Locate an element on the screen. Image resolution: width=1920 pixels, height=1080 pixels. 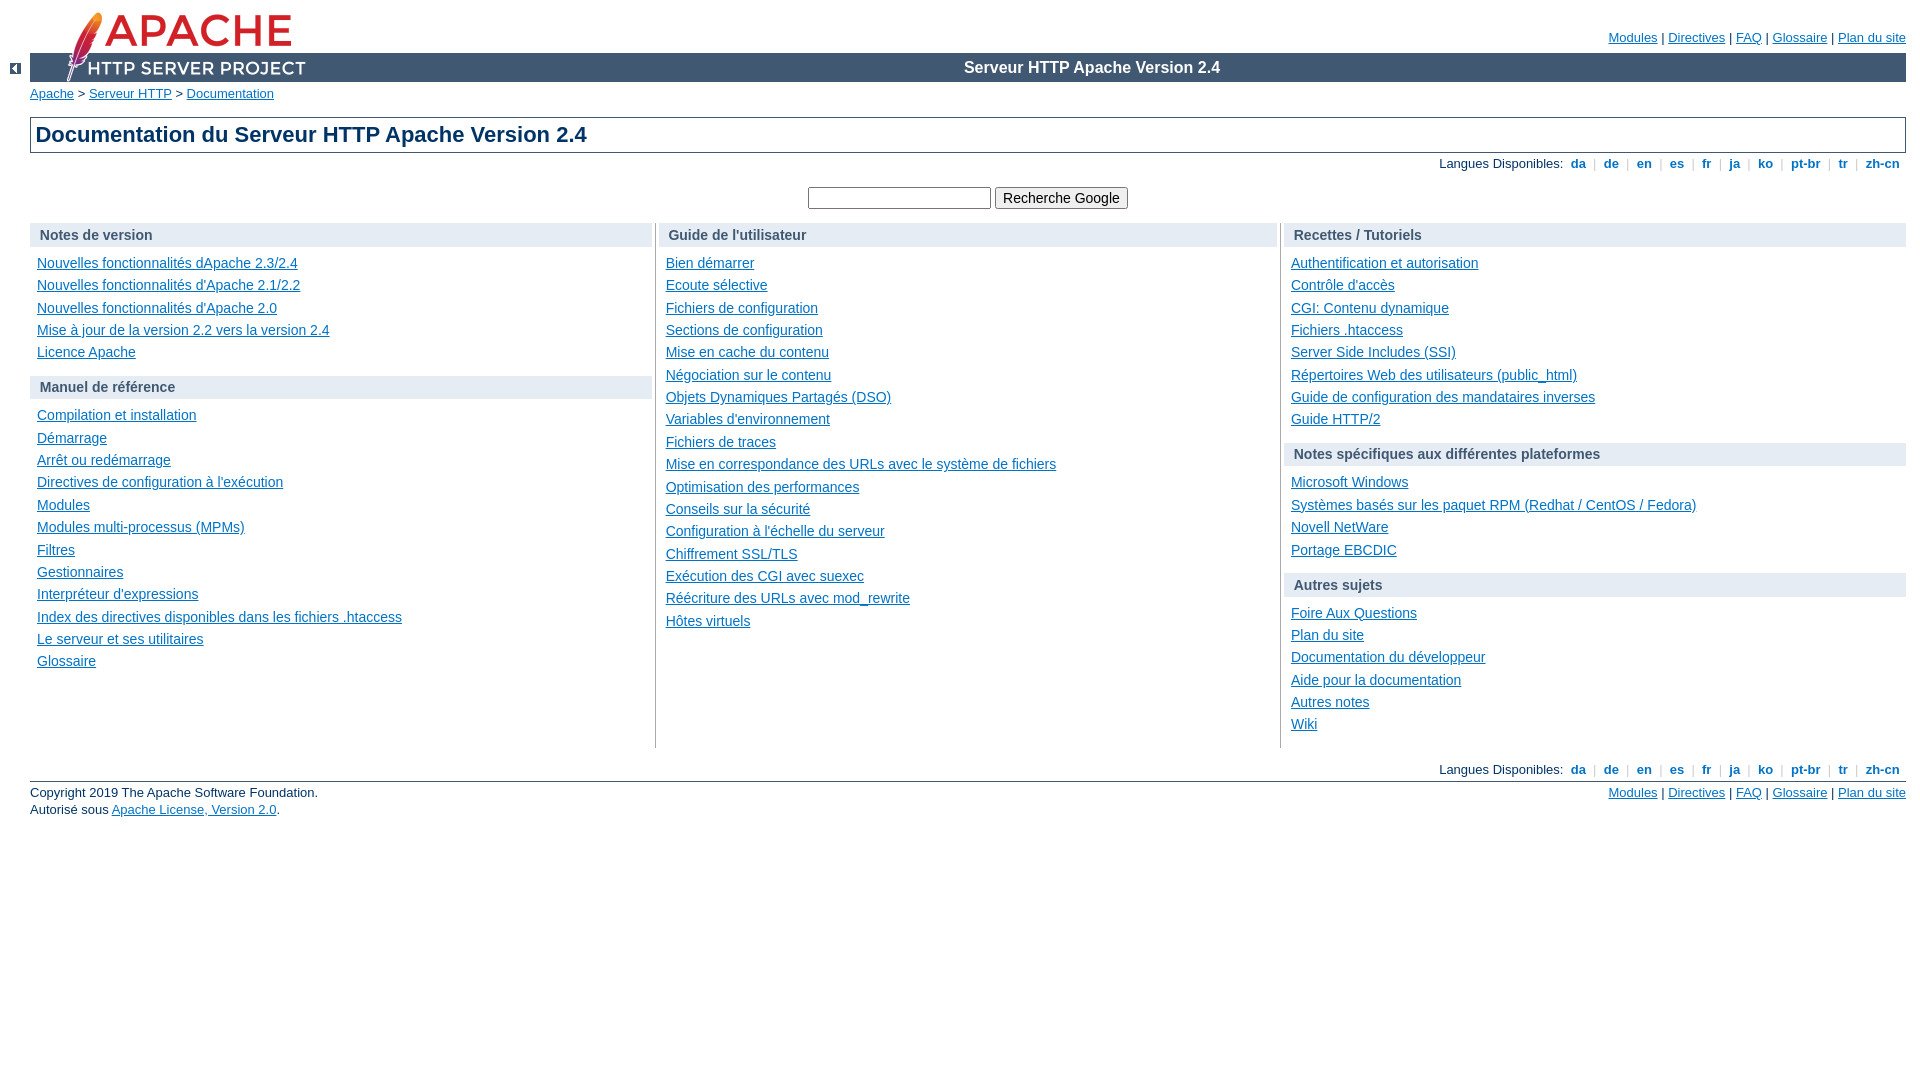
' pt-br ' is located at coordinates (1786, 162).